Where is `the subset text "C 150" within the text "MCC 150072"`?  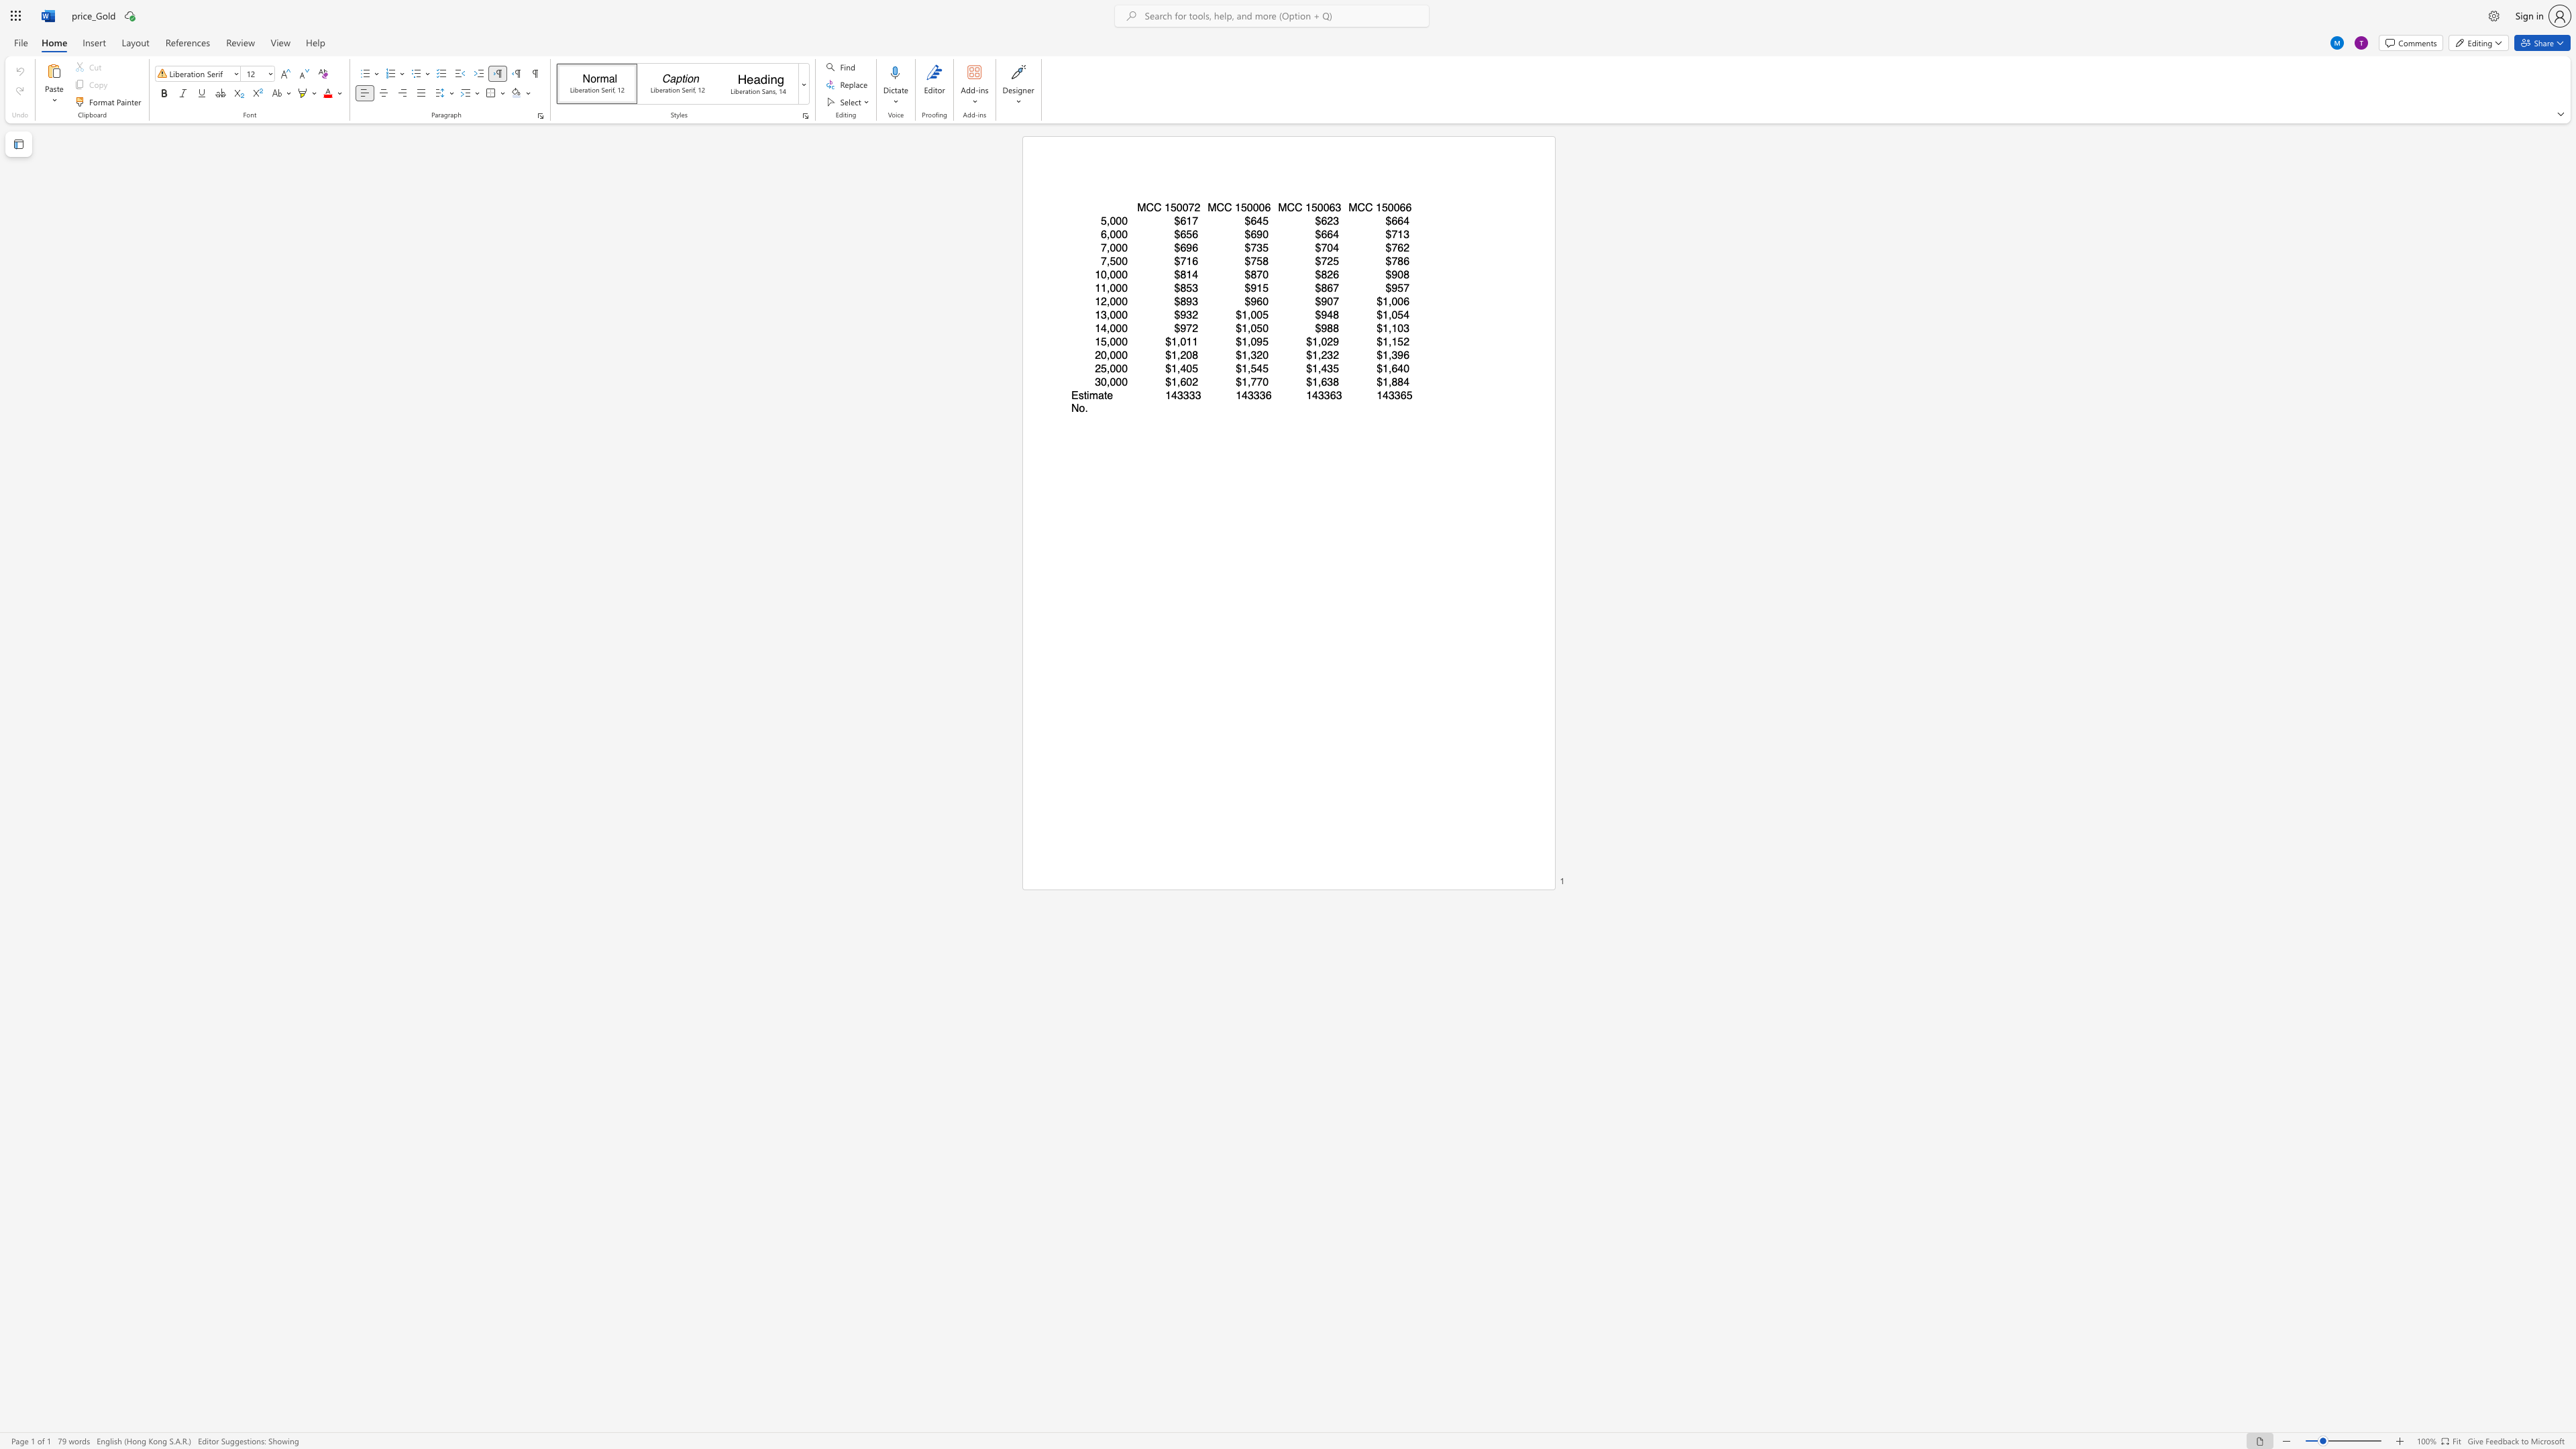 the subset text "C 150" within the text "MCC 150072" is located at coordinates (1152, 207).